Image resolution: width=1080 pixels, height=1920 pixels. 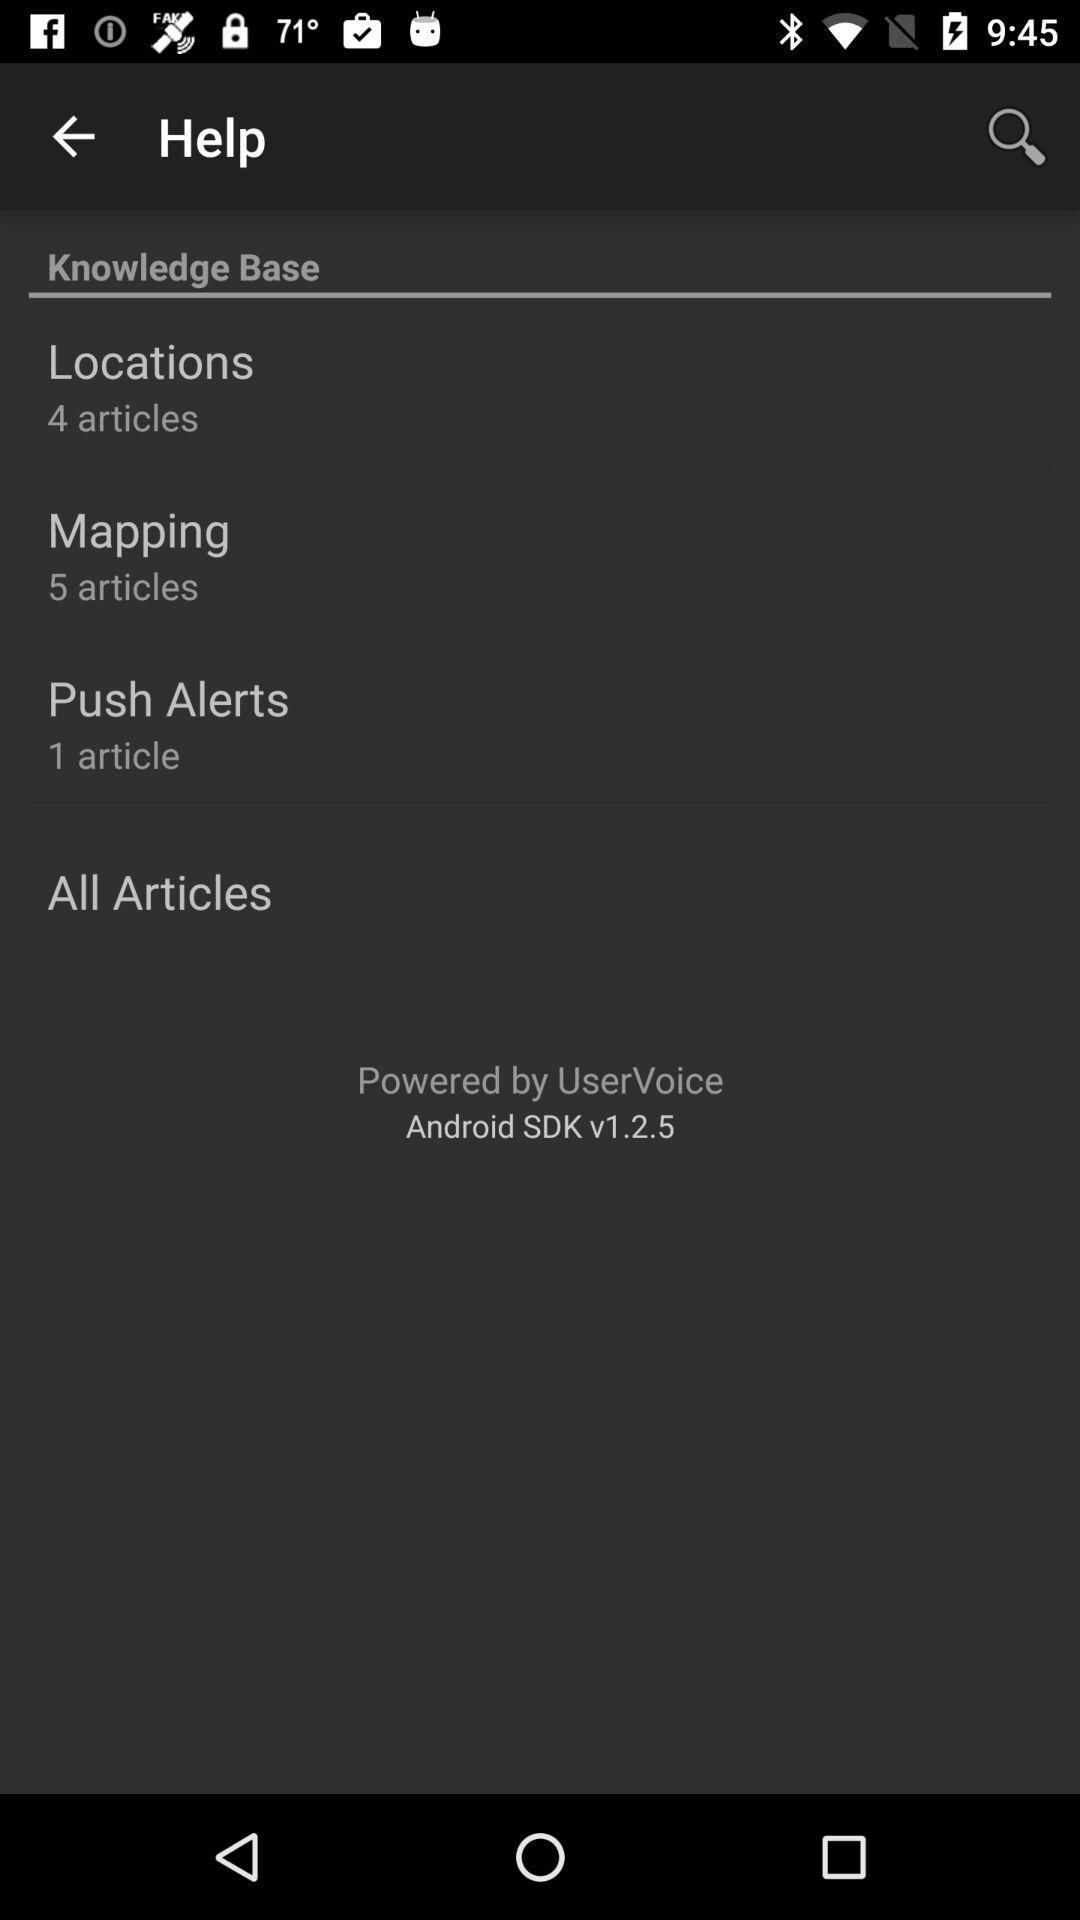 I want to click on item below all articles item, so click(x=540, y=1078).